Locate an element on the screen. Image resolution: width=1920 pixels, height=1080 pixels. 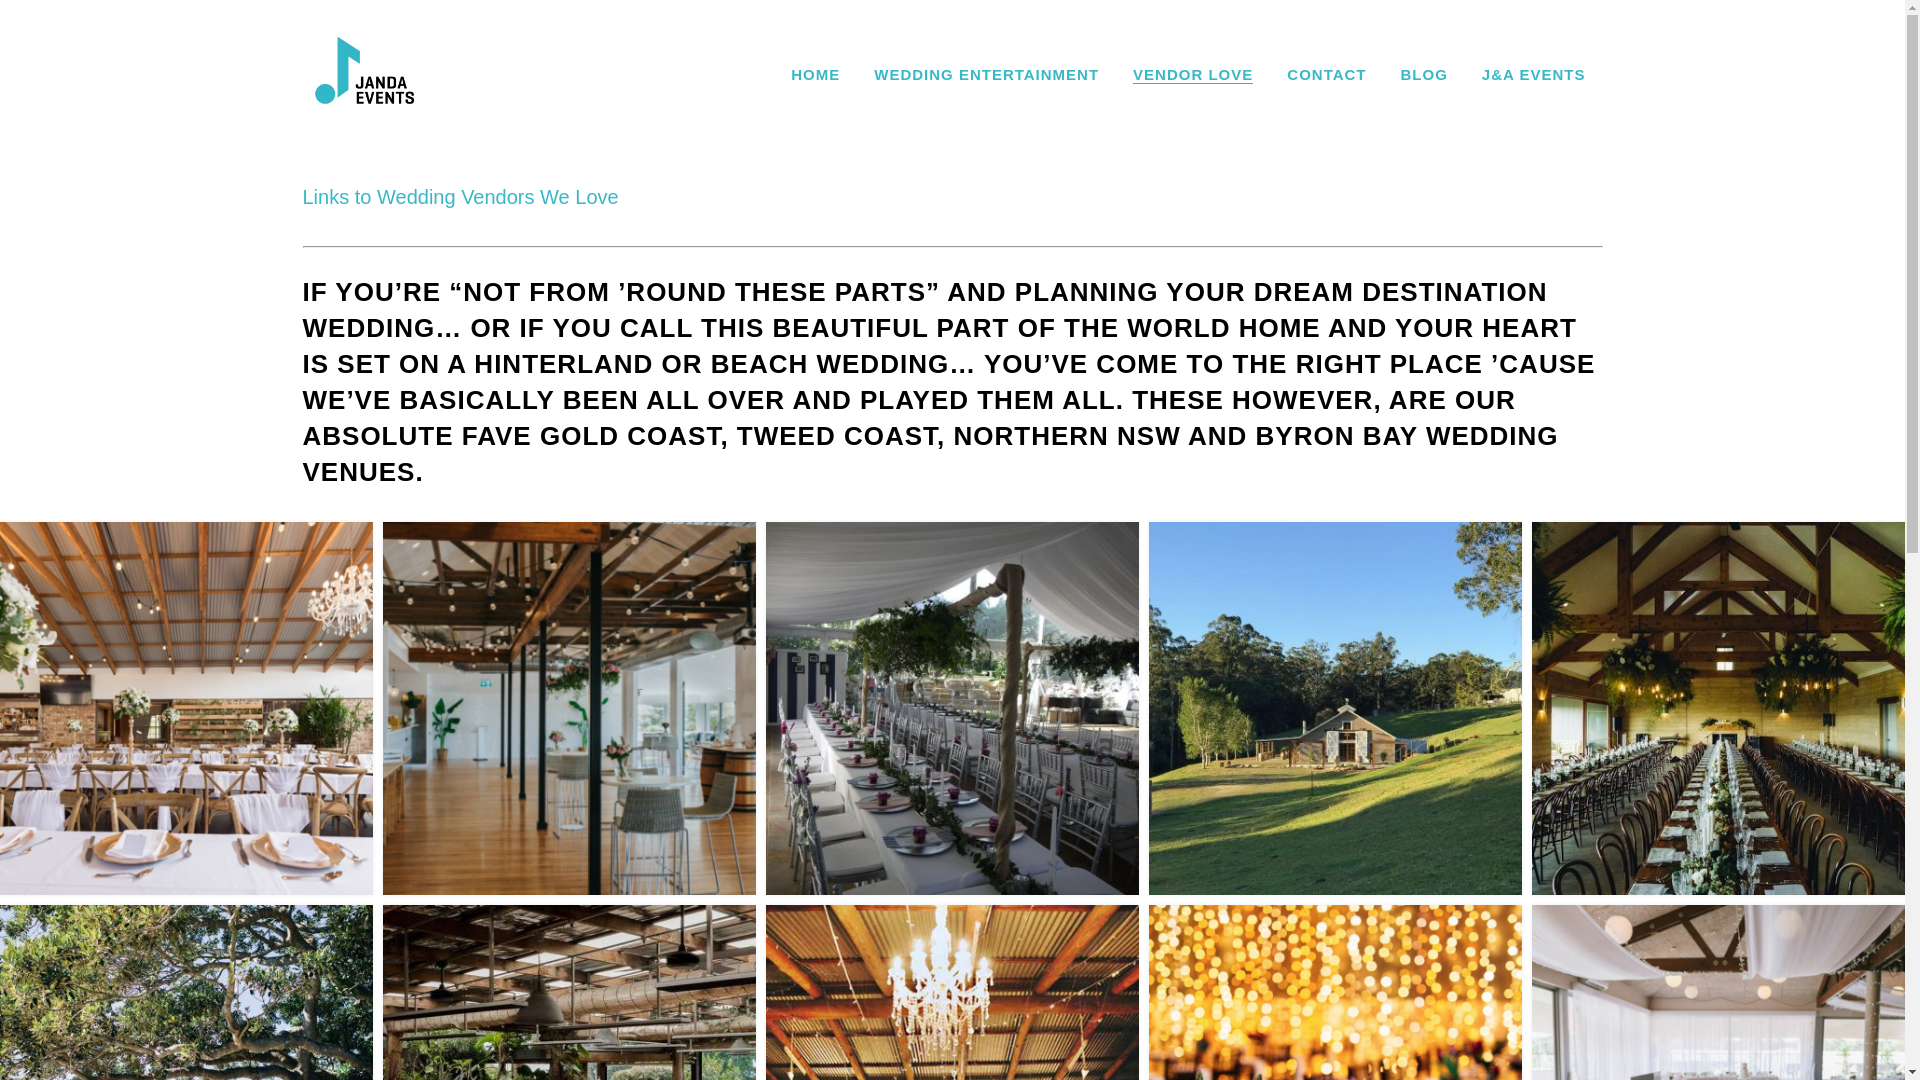
'Babalou' is located at coordinates (568, 707).